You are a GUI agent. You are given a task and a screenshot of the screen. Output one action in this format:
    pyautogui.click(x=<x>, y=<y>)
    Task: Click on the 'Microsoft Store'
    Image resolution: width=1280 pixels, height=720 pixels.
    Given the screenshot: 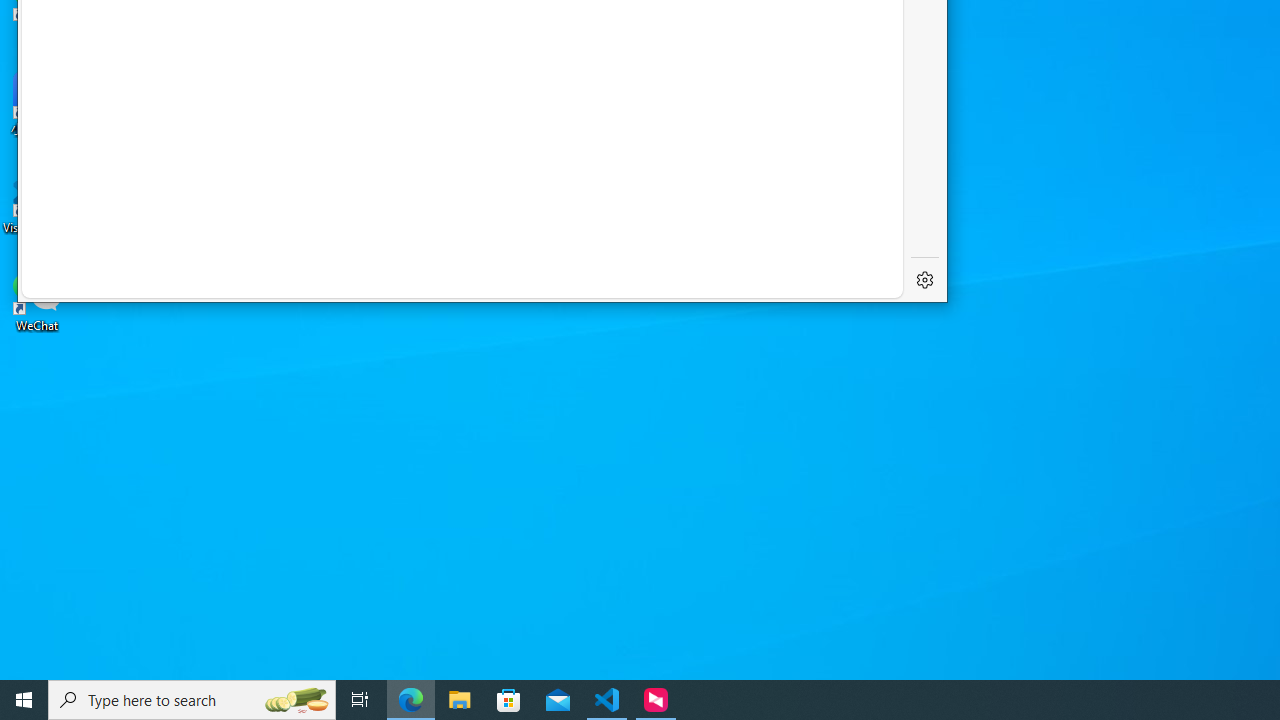 What is the action you would take?
    pyautogui.click(x=509, y=698)
    